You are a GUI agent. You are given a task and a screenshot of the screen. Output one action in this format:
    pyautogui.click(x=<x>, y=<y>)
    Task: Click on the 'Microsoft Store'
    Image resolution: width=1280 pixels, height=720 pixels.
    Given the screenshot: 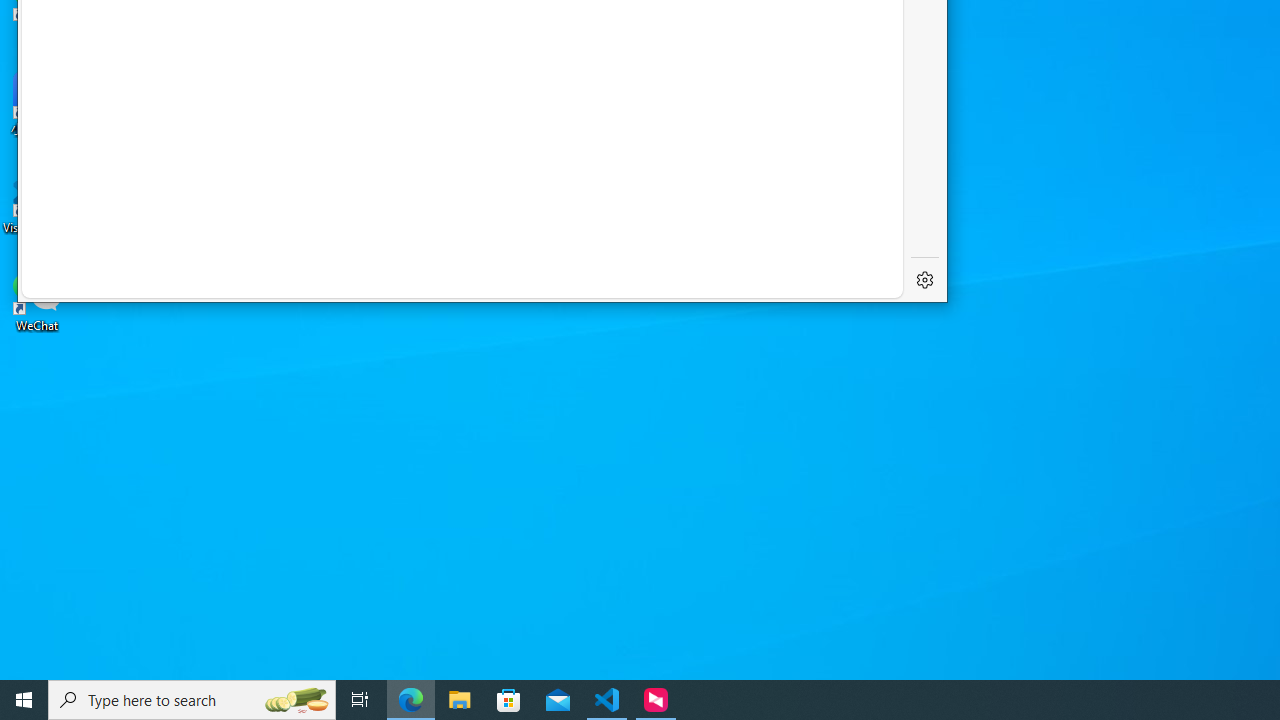 What is the action you would take?
    pyautogui.click(x=509, y=698)
    